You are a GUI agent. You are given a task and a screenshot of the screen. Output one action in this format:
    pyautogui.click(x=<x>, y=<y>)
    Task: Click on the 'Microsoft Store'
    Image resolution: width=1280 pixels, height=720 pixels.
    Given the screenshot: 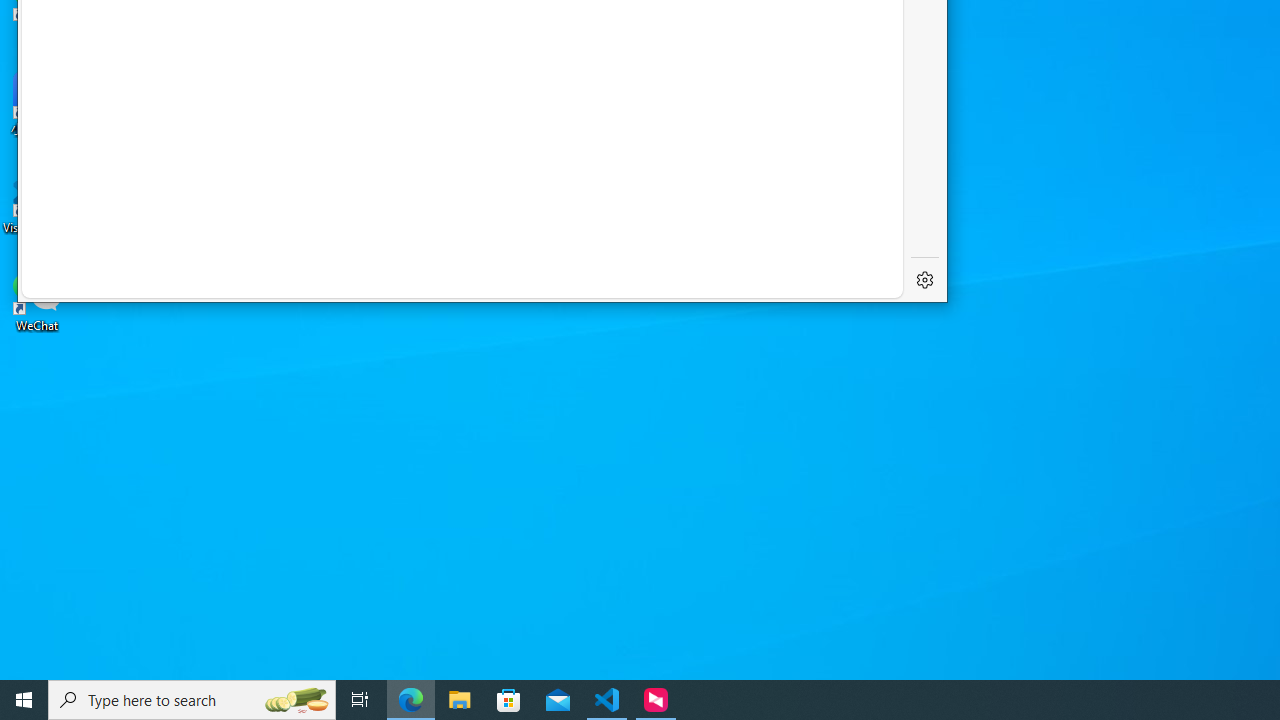 What is the action you would take?
    pyautogui.click(x=509, y=698)
    